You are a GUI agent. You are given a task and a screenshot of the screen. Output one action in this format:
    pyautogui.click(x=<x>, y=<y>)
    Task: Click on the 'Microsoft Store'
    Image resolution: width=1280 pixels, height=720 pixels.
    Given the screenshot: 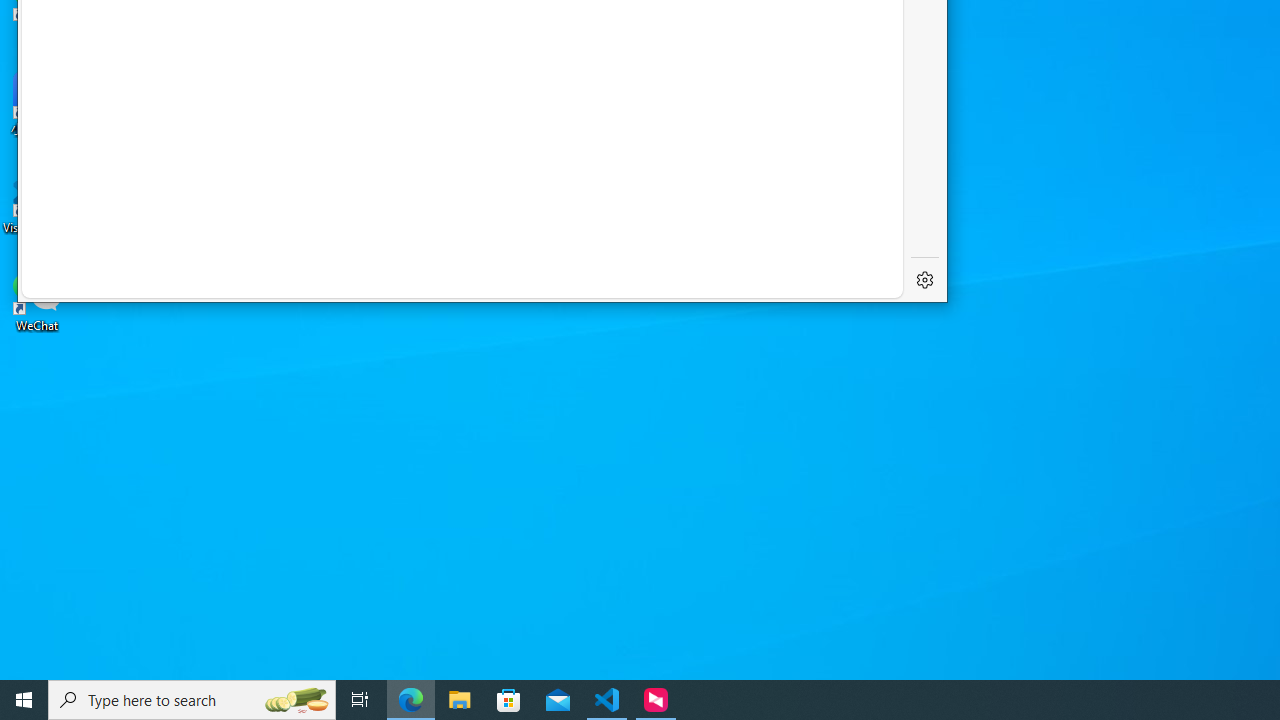 What is the action you would take?
    pyautogui.click(x=509, y=698)
    